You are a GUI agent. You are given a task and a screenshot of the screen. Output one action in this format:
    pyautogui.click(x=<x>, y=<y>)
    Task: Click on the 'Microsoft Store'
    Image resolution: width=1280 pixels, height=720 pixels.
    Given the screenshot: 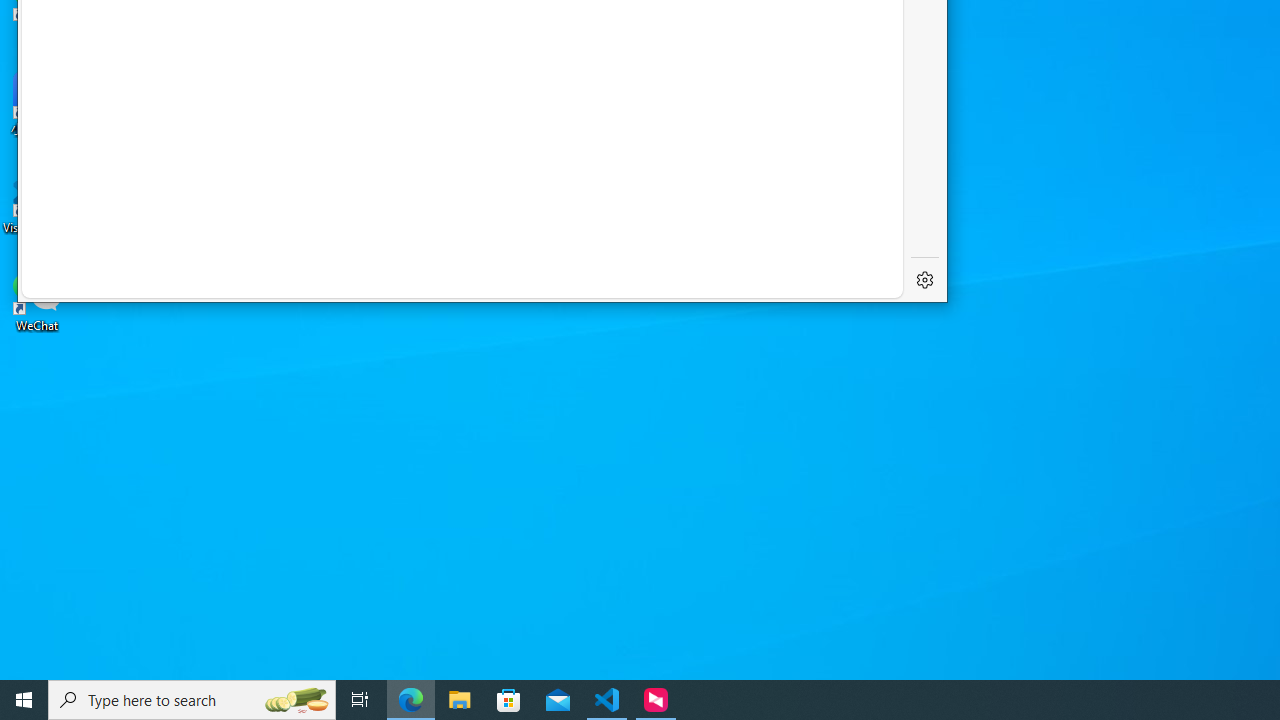 What is the action you would take?
    pyautogui.click(x=509, y=698)
    